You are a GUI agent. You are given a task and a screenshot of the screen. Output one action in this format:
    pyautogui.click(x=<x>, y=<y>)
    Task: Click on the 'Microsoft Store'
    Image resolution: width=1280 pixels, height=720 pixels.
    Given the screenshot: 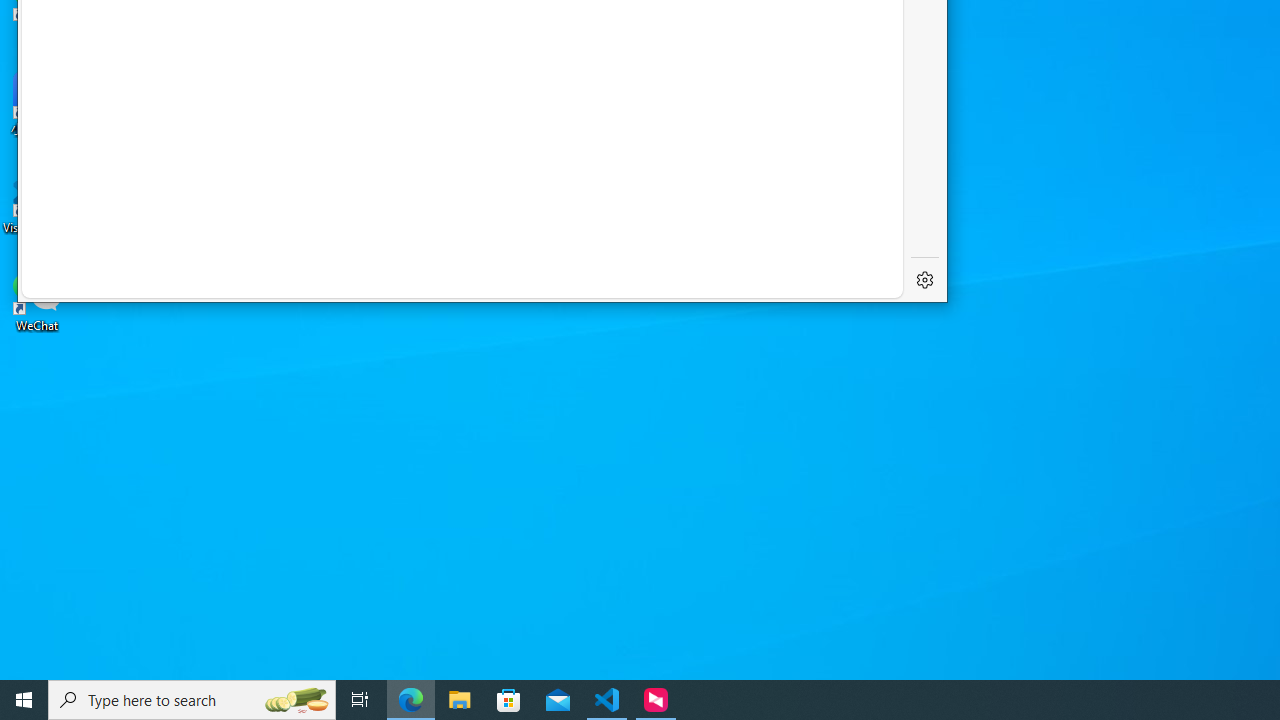 What is the action you would take?
    pyautogui.click(x=509, y=698)
    